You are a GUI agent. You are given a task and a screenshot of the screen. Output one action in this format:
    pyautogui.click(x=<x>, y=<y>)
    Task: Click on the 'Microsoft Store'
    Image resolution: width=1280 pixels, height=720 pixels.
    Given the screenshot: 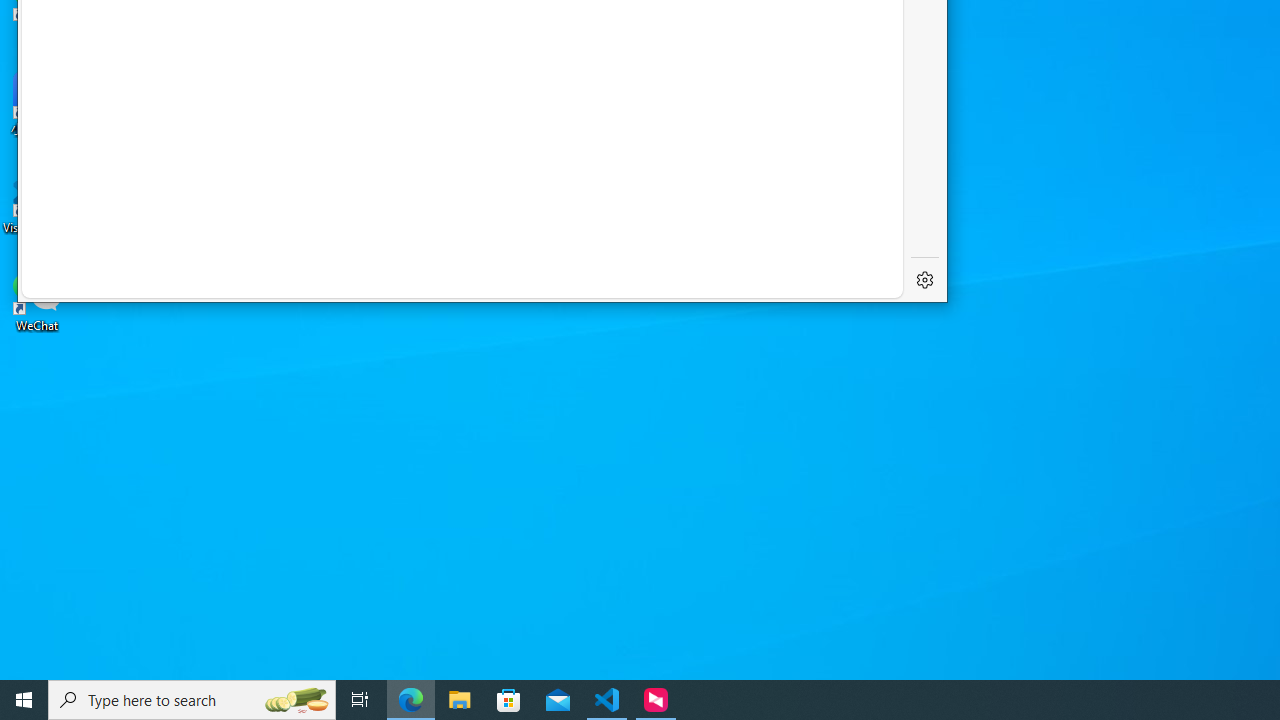 What is the action you would take?
    pyautogui.click(x=509, y=698)
    